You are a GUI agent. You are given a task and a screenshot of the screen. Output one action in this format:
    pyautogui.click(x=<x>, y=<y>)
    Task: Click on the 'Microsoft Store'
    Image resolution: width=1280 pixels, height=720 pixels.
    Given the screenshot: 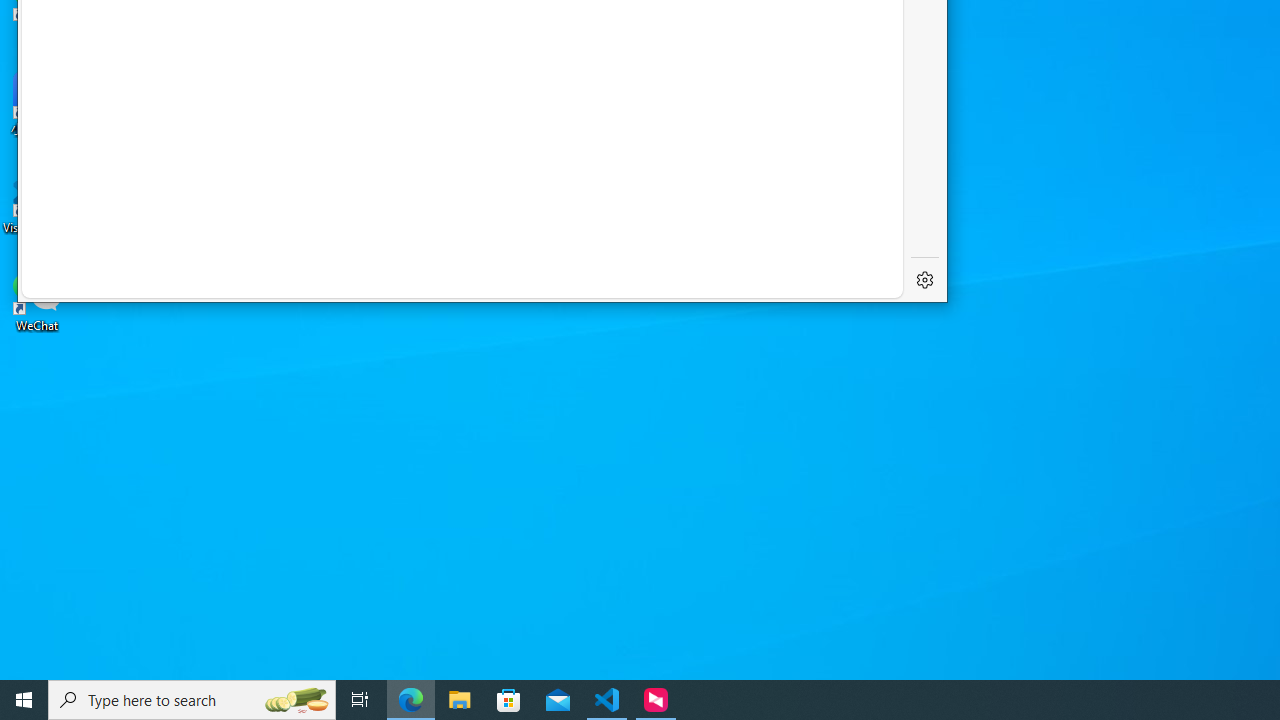 What is the action you would take?
    pyautogui.click(x=509, y=698)
    